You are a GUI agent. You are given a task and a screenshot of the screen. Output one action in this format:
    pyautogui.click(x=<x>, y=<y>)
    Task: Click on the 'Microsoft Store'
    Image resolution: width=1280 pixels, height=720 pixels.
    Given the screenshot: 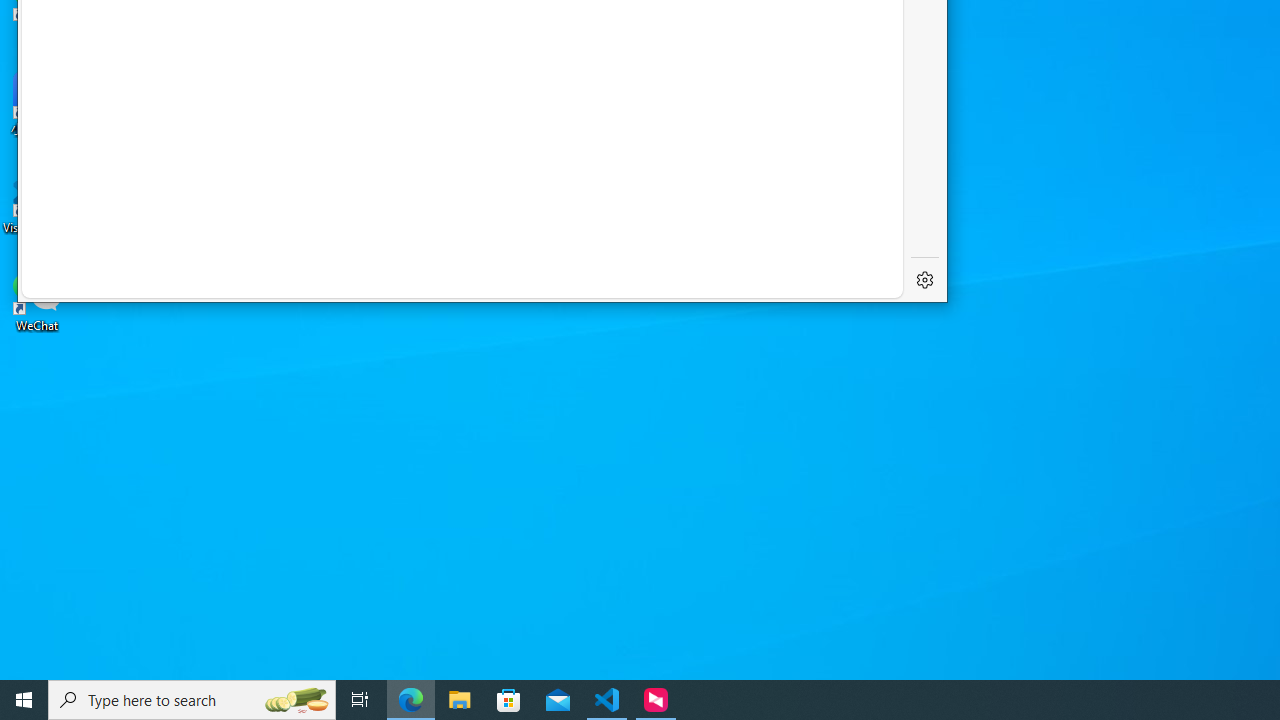 What is the action you would take?
    pyautogui.click(x=509, y=698)
    